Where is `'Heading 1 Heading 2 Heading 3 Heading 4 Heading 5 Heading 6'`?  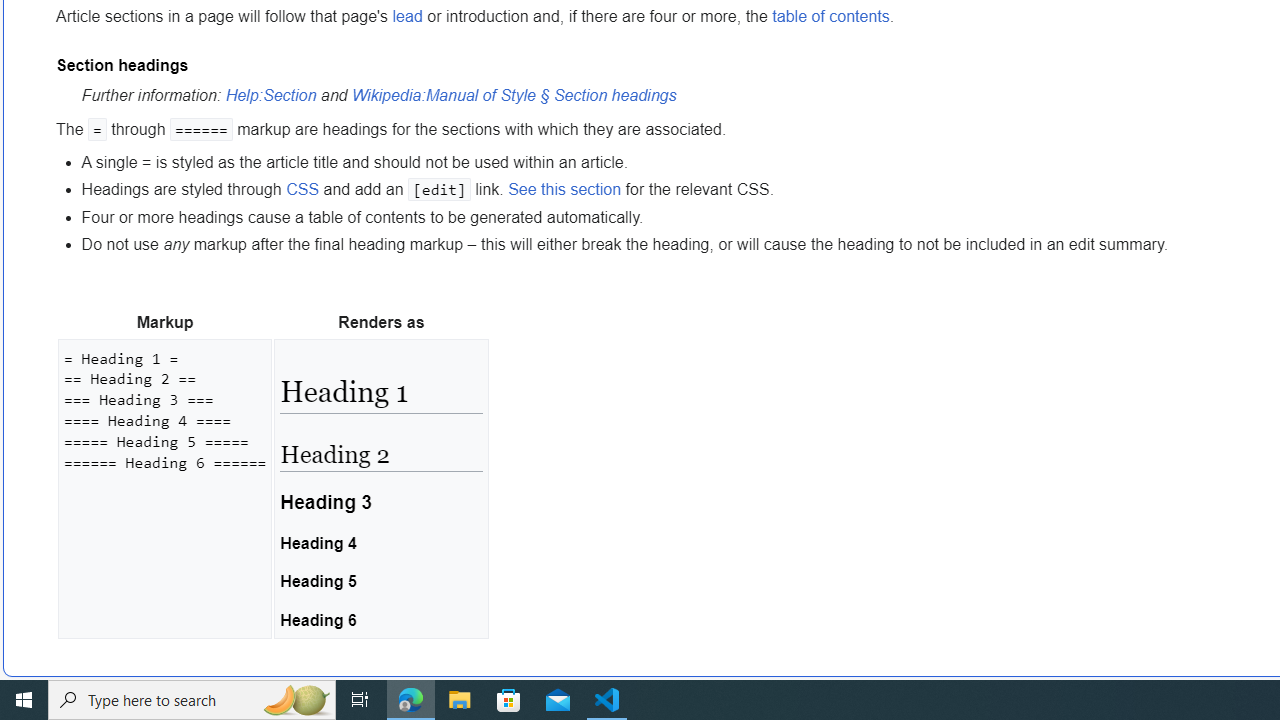 'Heading 1 Heading 2 Heading 3 Heading 4 Heading 5 Heading 6' is located at coordinates (381, 488).